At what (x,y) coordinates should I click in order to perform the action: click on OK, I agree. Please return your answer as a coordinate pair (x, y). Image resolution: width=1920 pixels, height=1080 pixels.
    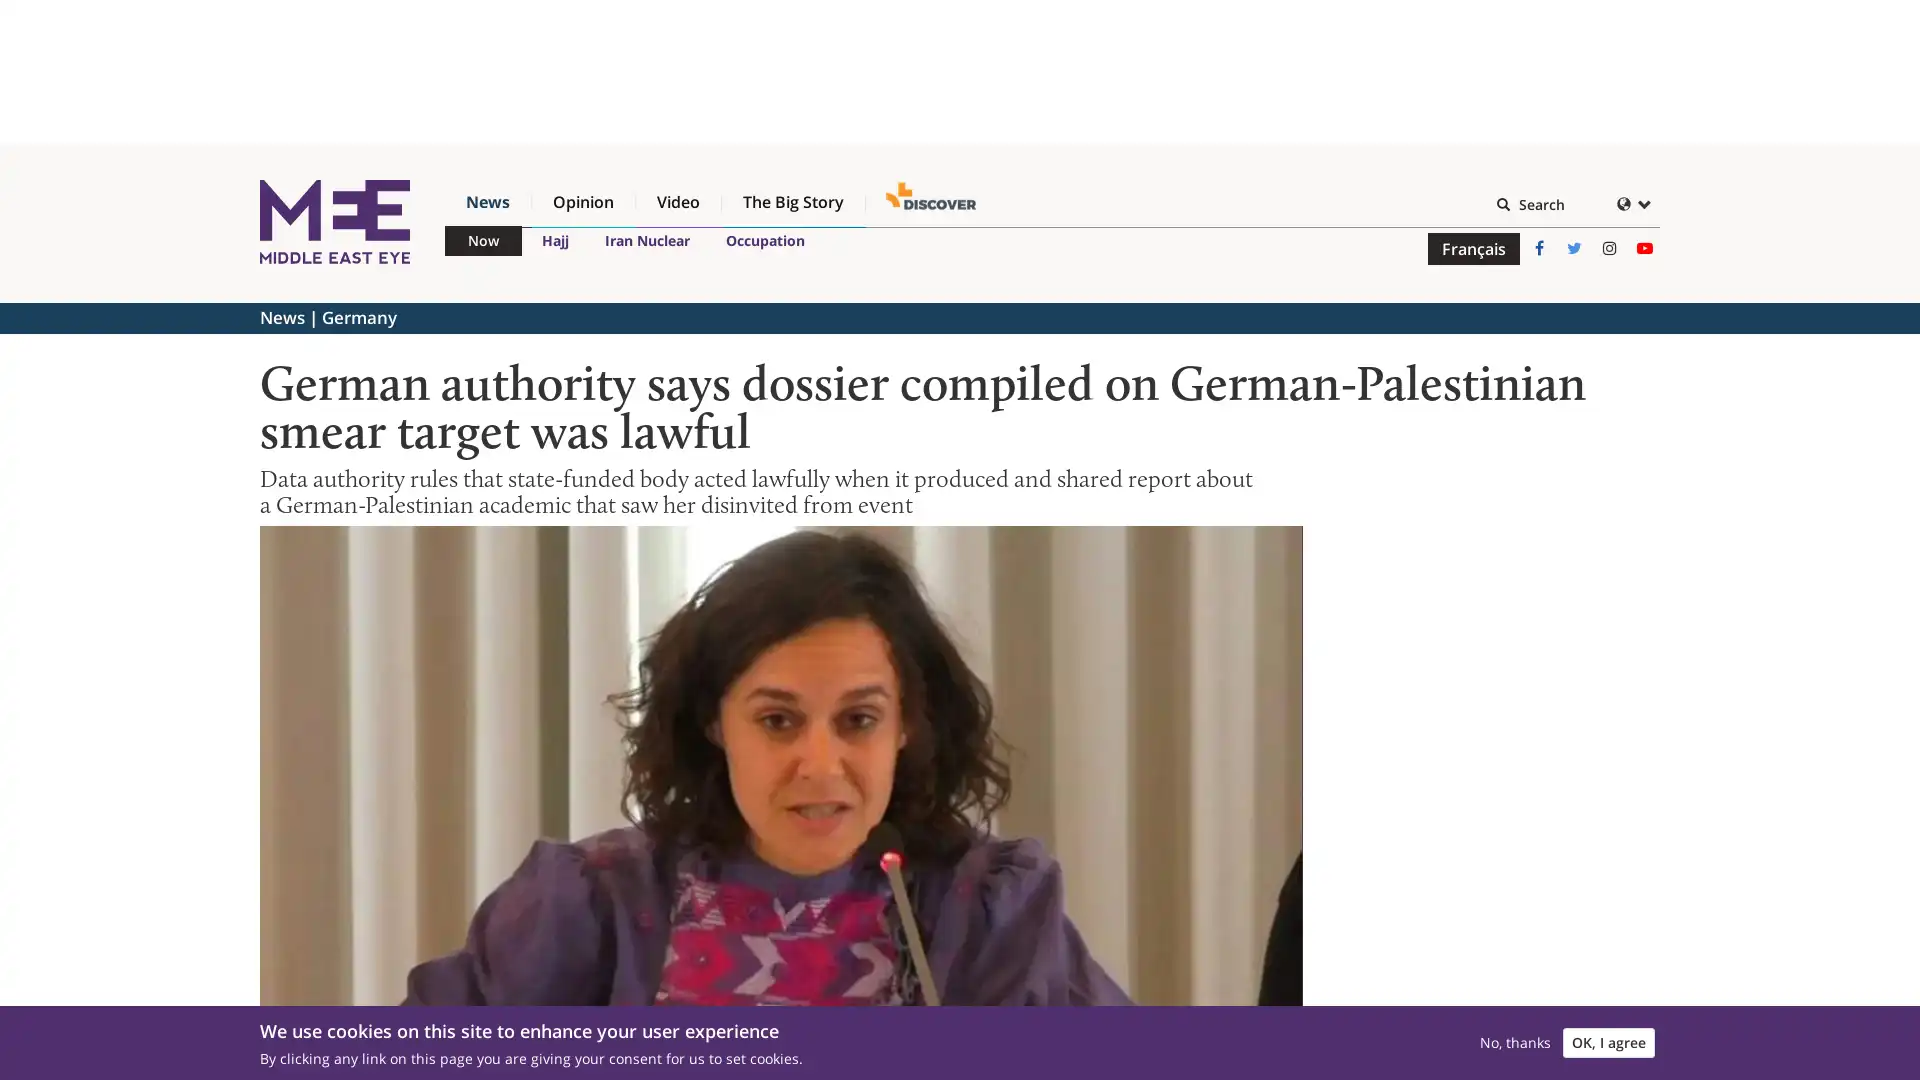
    Looking at the image, I should click on (1608, 1035).